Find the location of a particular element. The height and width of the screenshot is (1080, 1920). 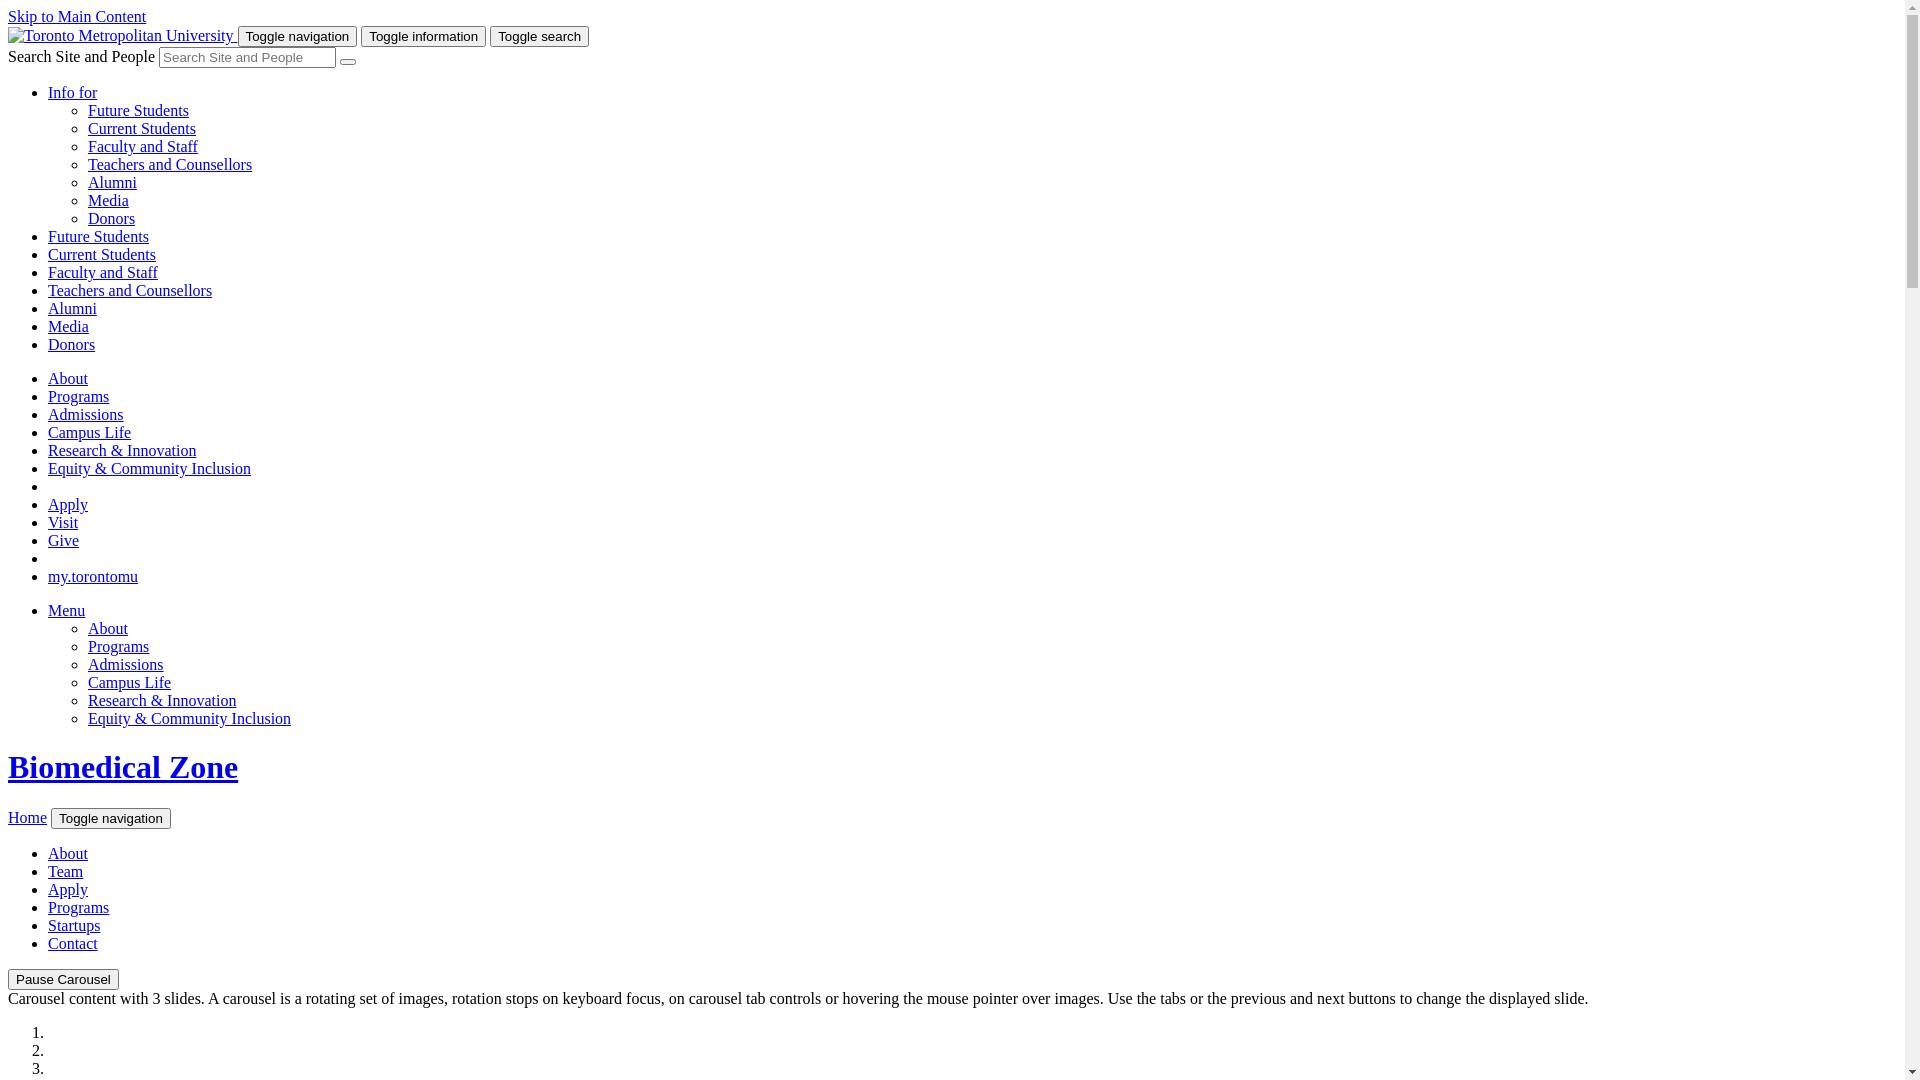

'Donors' is located at coordinates (110, 218).